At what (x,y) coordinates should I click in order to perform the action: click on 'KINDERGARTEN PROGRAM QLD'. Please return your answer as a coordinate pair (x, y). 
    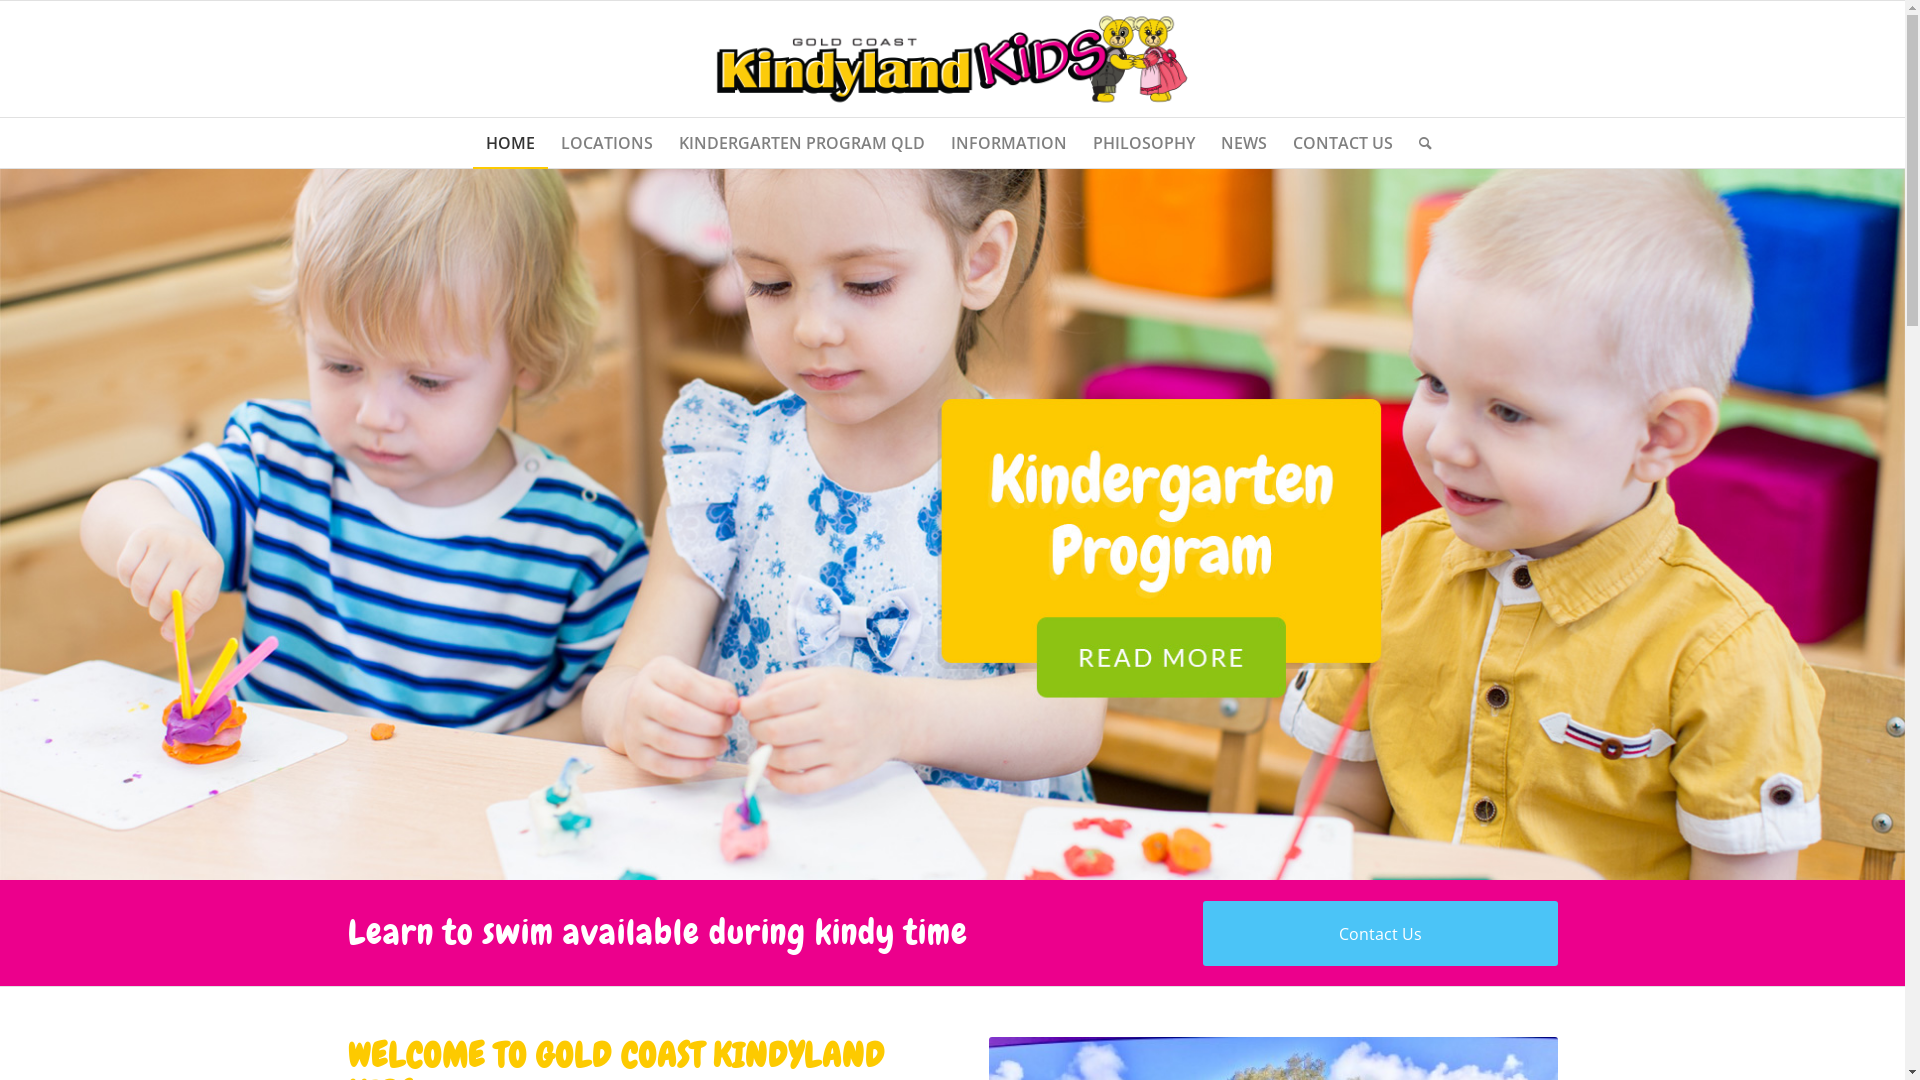
    Looking at the image, I should click on (801, 141).